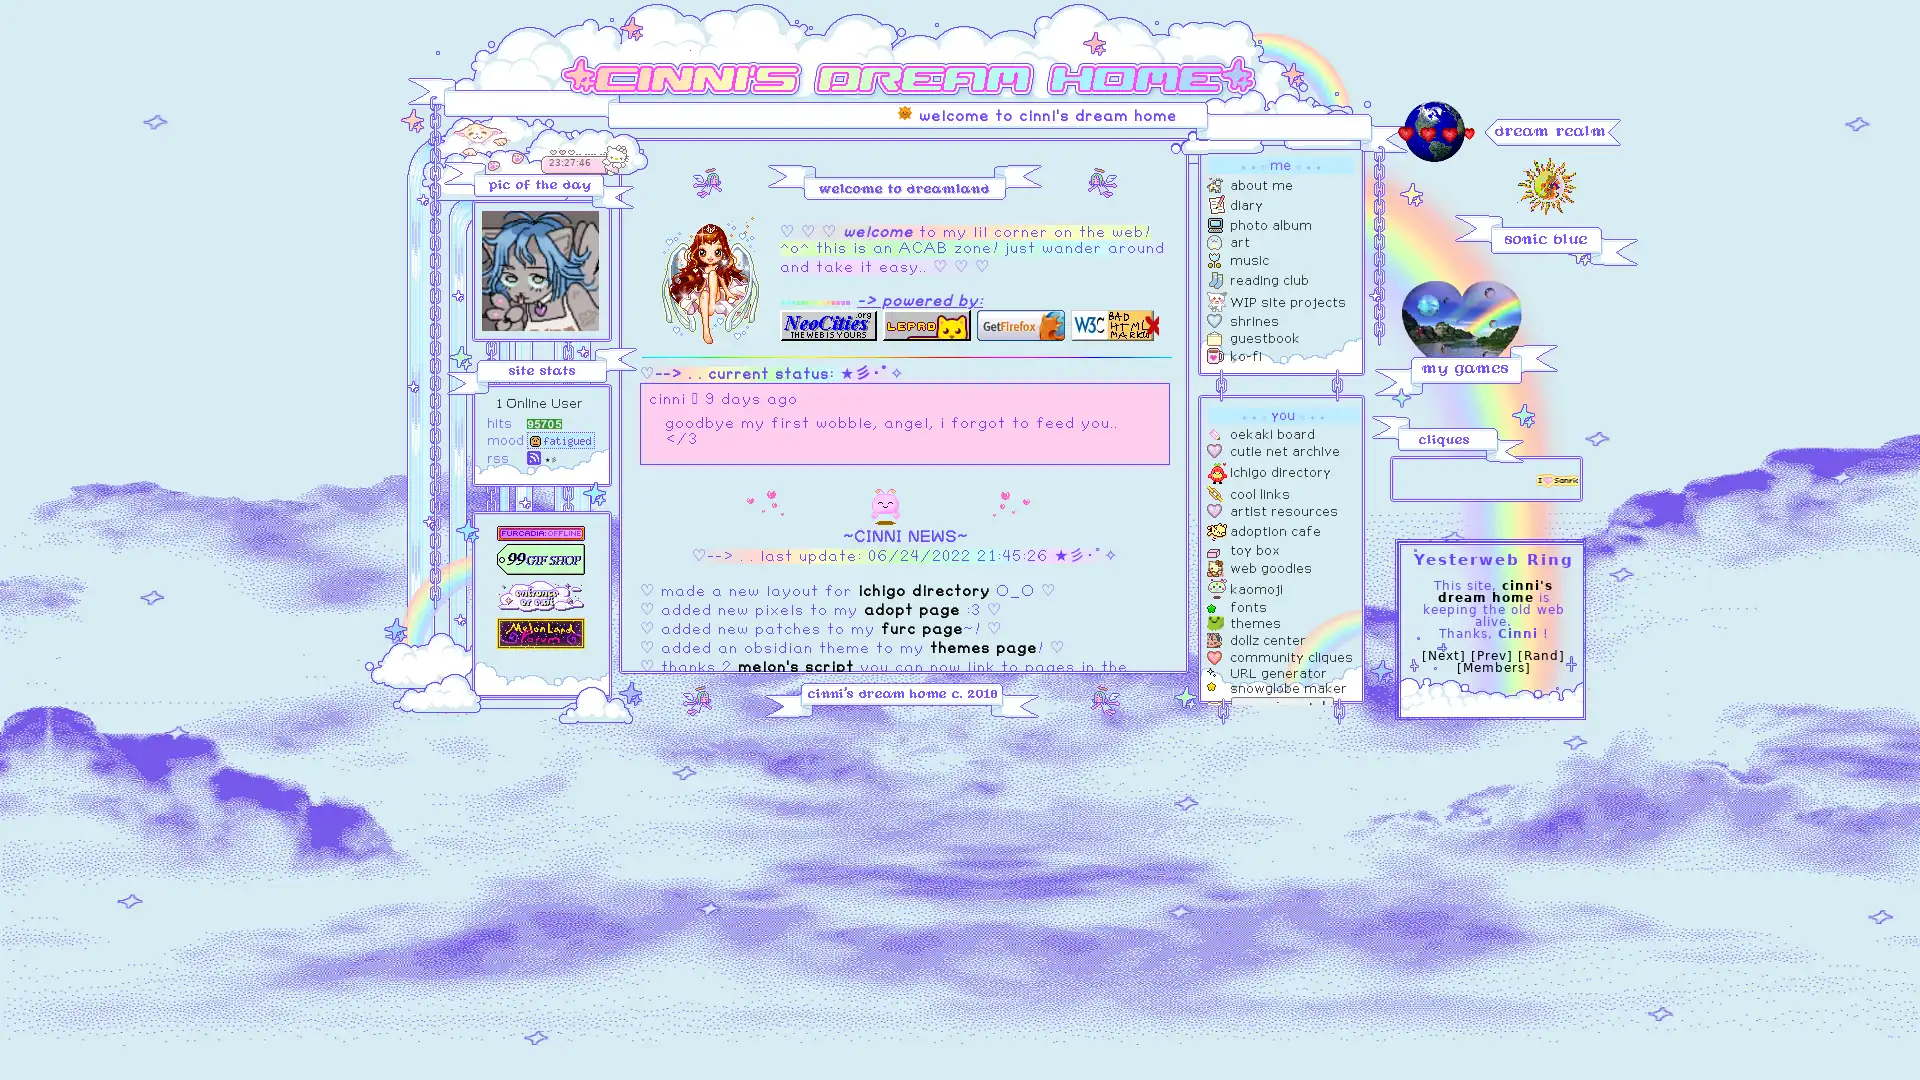 This screenshot has width=1920, height=1080. What do you see at coordinates (1282, 705) in the screenshot?
I see `experimental` at bounding box center [1282, 705].